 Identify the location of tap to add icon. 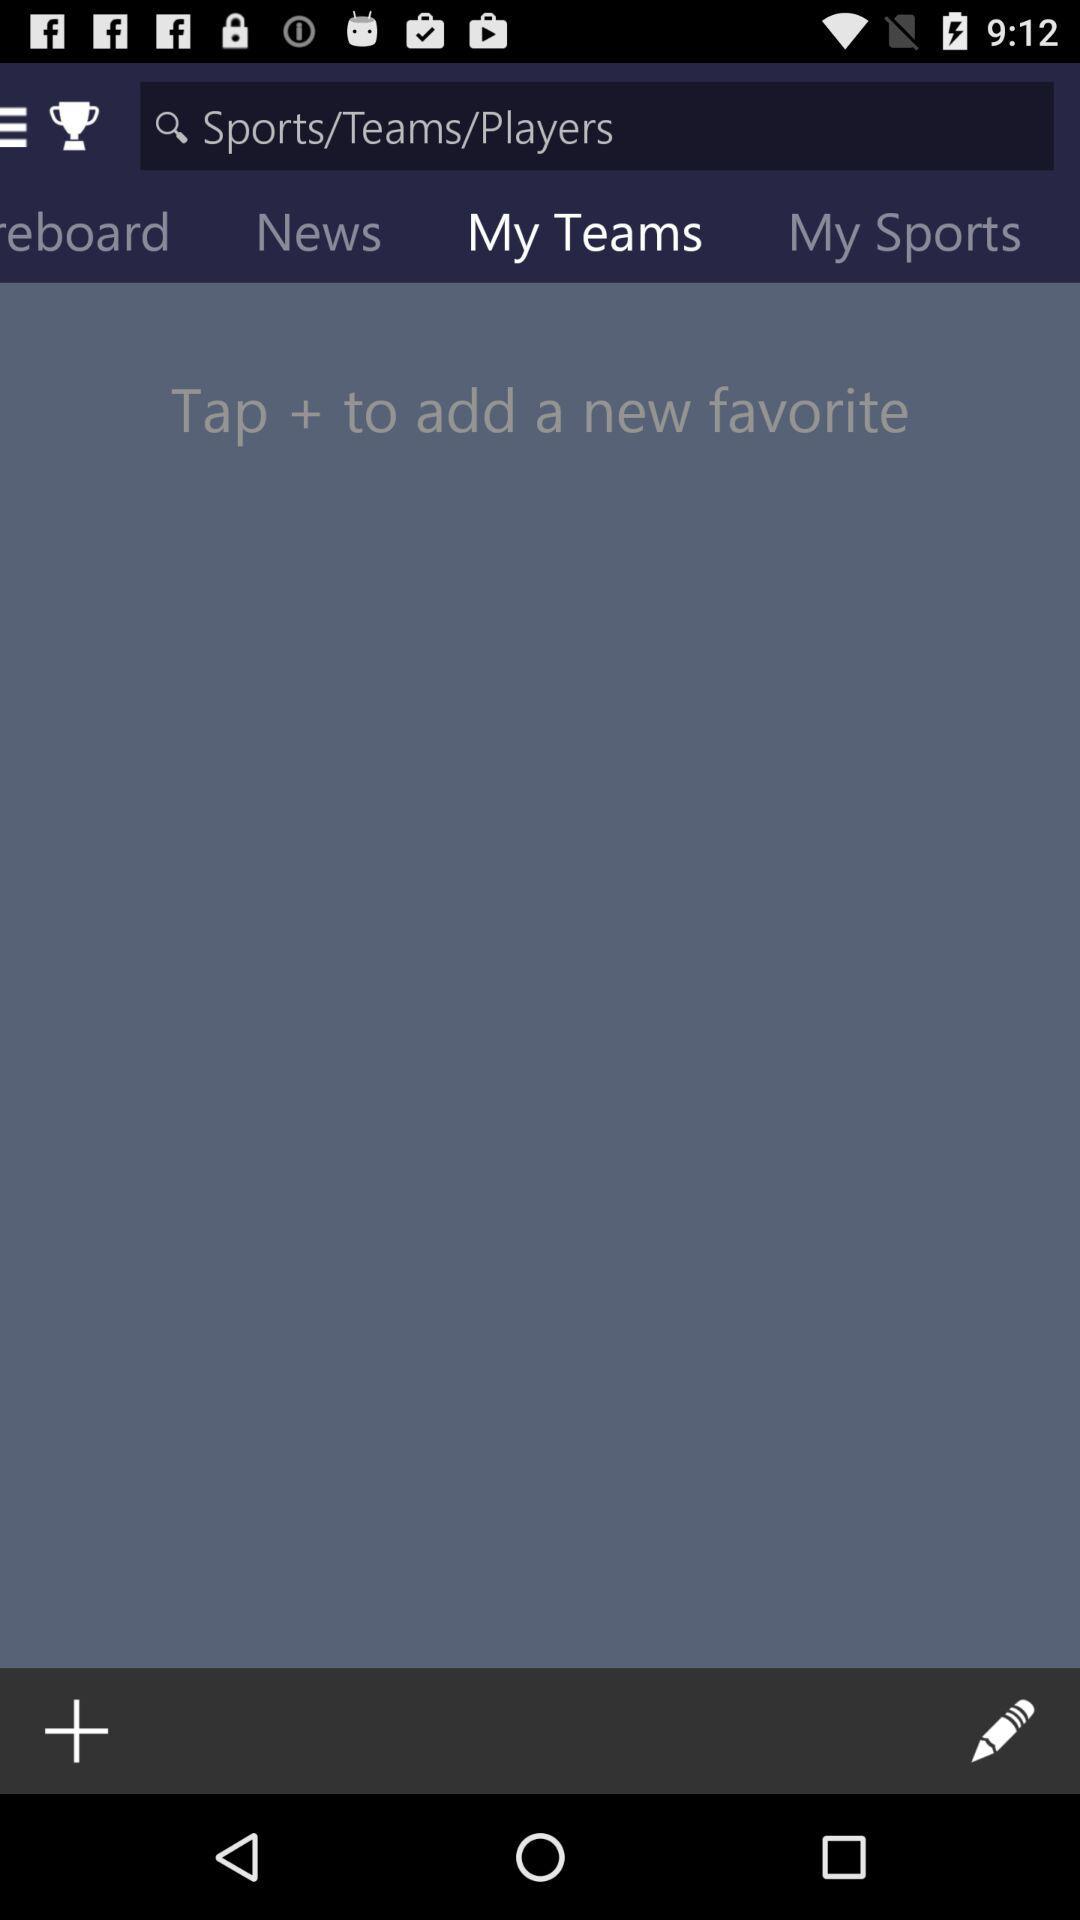
(540, 370).